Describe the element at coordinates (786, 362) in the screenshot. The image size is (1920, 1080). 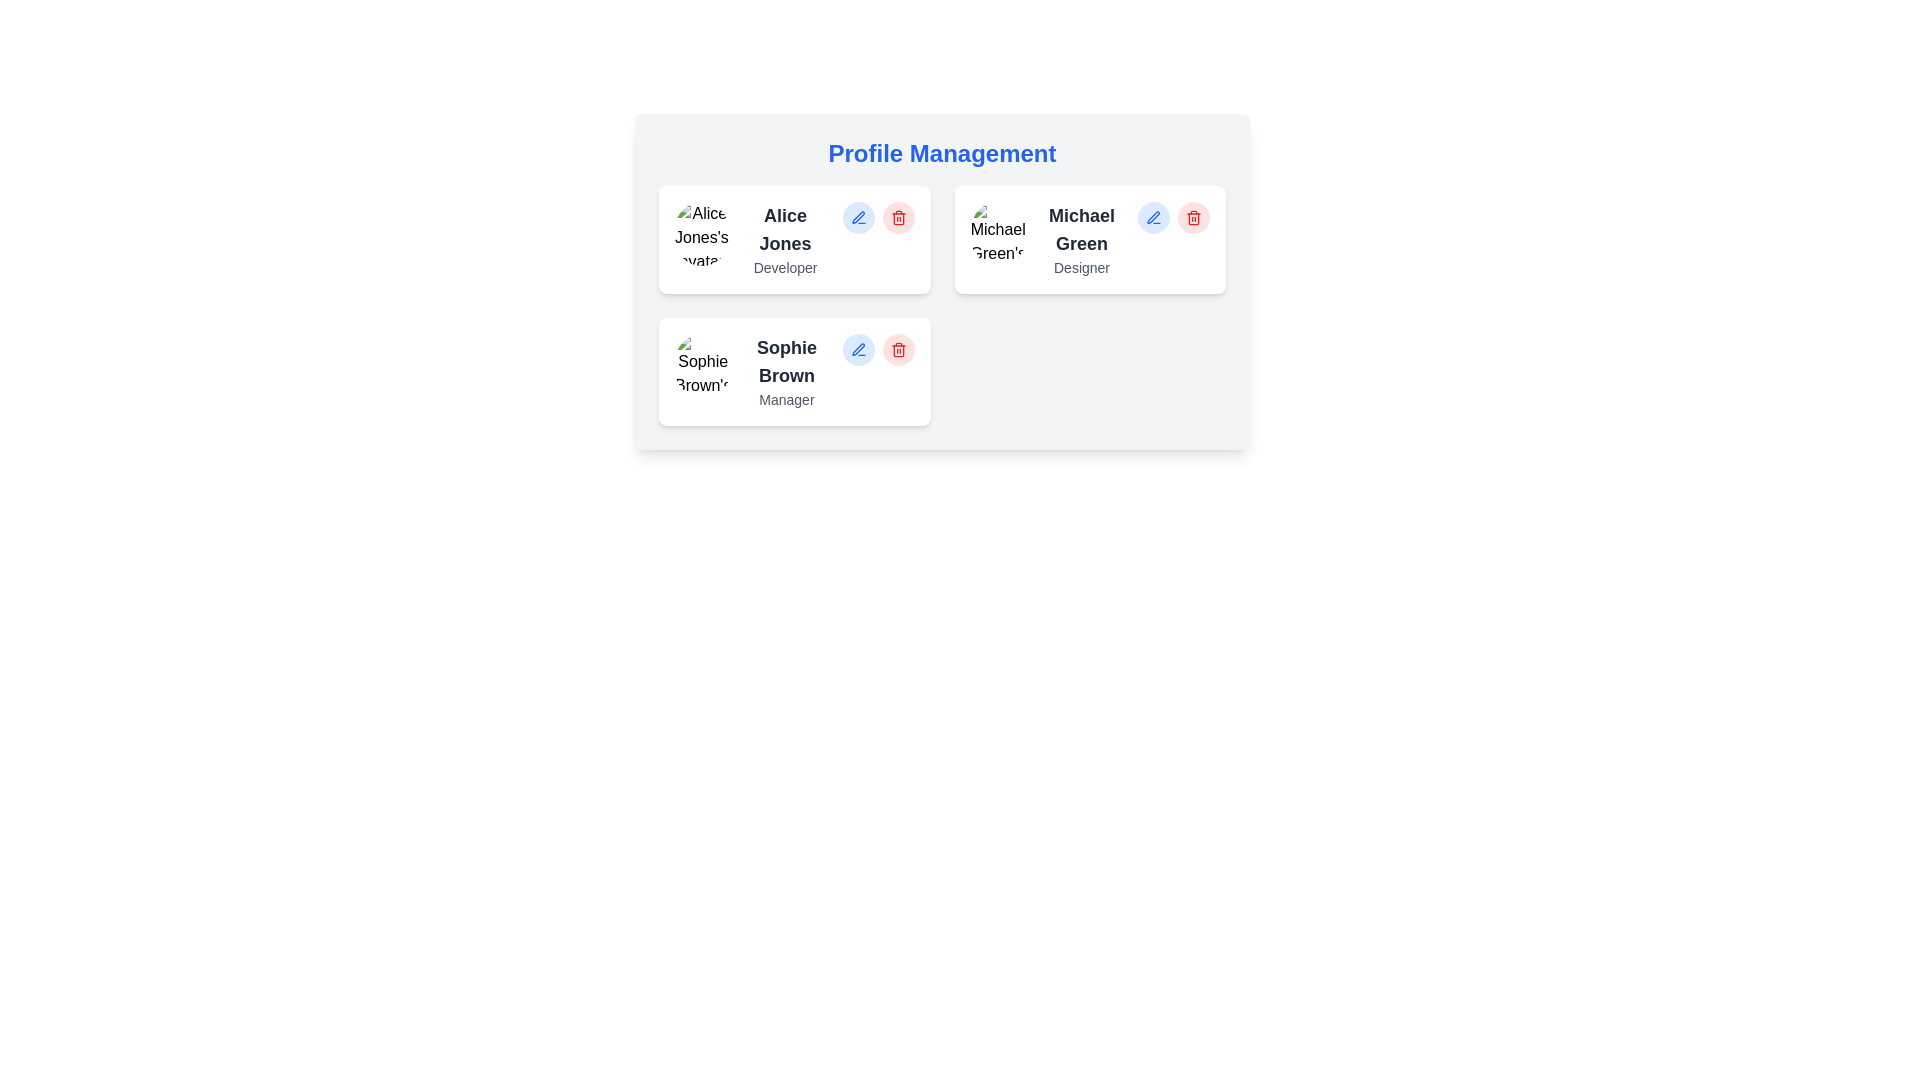
I see `the text label 'Sophie Brown' which is styled in a larger bold dark gray font, located on the third card in the Profile Management layout` at that location.